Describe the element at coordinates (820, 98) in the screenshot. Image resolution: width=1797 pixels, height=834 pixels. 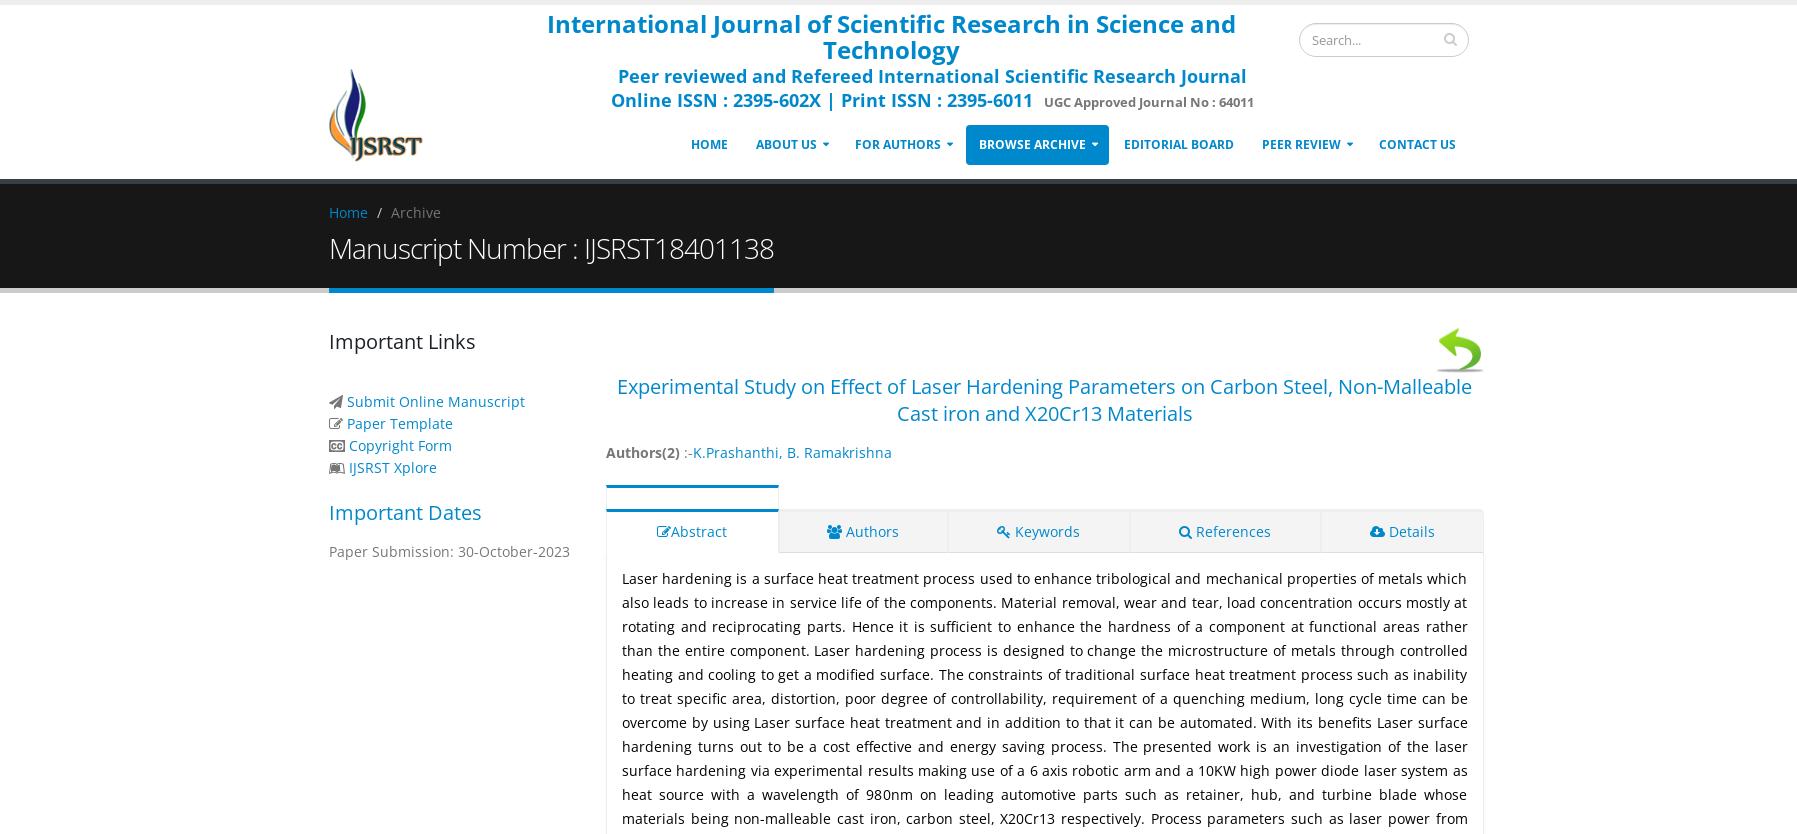
I see `'Online ISSN : 2395-602X | Print ISSN : 2395-6011'` at that location.